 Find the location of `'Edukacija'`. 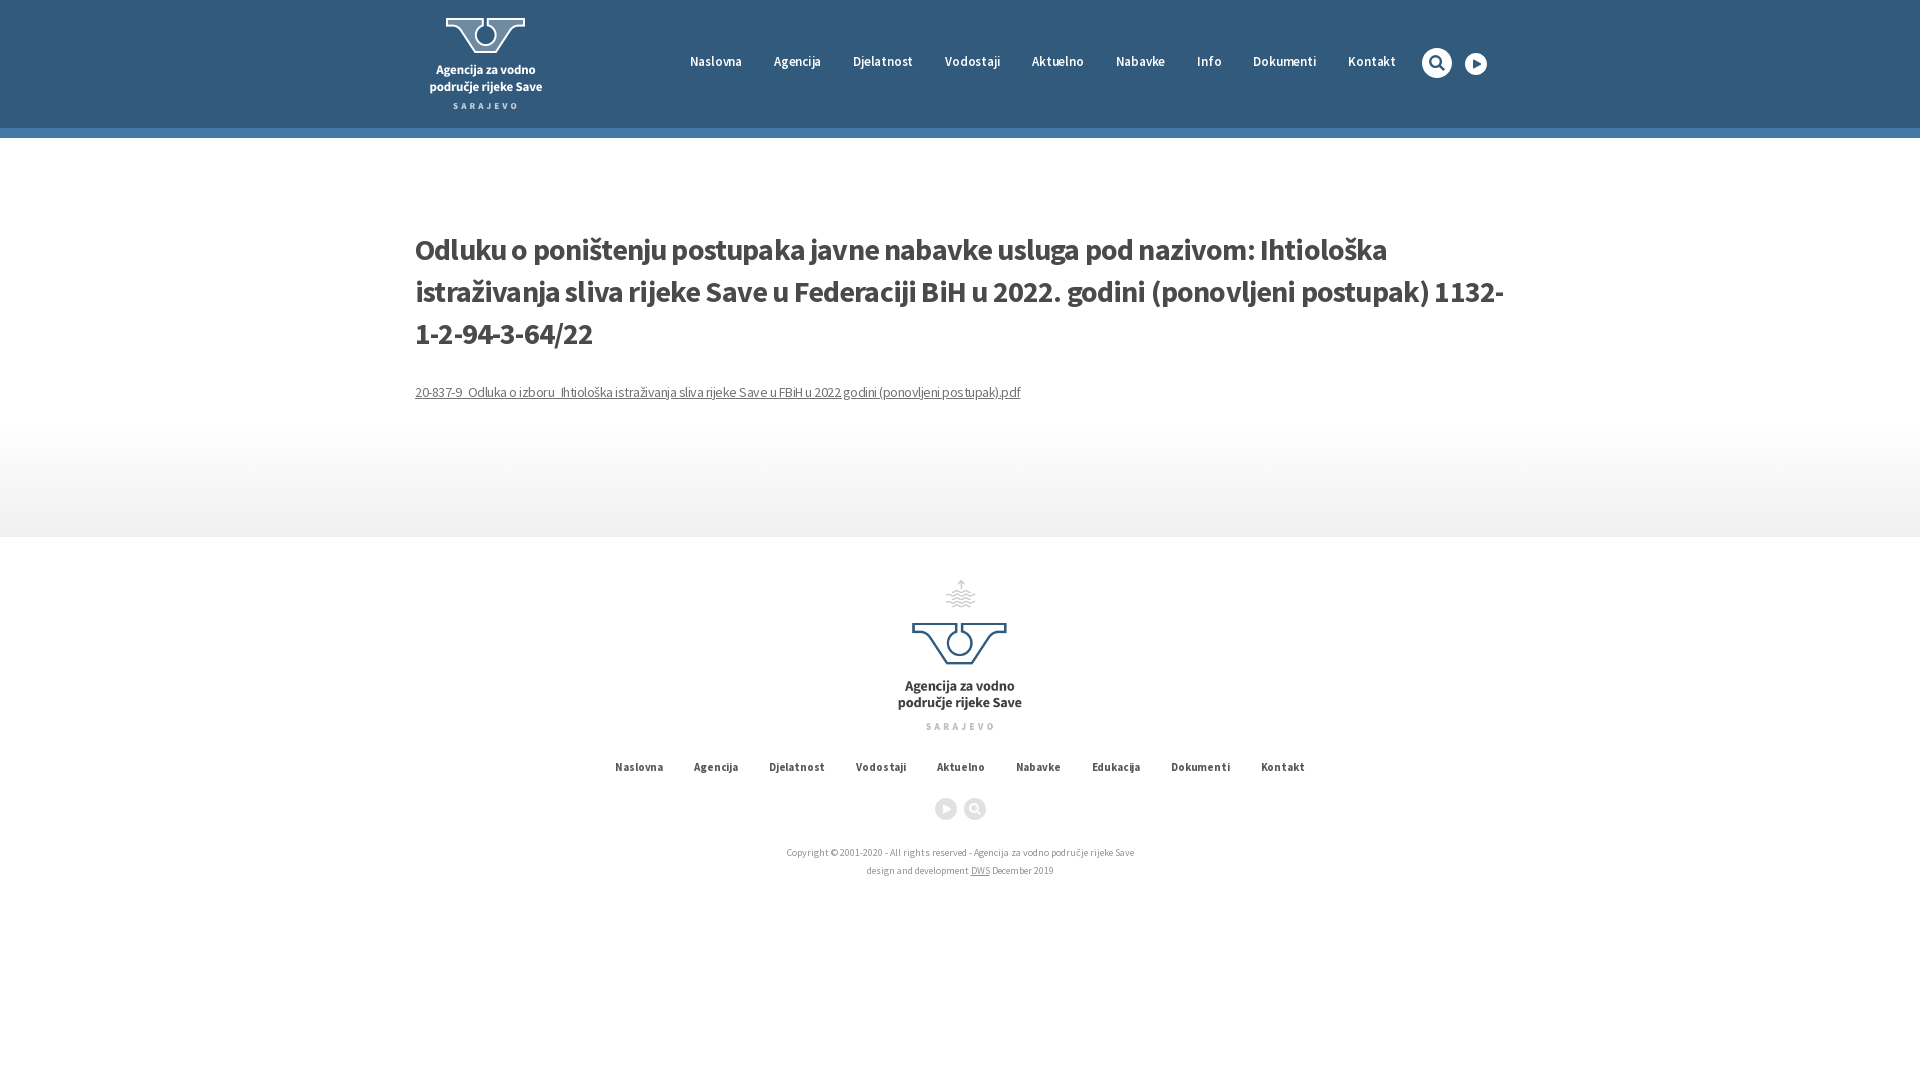

'Edukacija' is located at coordinates (1115, 766).